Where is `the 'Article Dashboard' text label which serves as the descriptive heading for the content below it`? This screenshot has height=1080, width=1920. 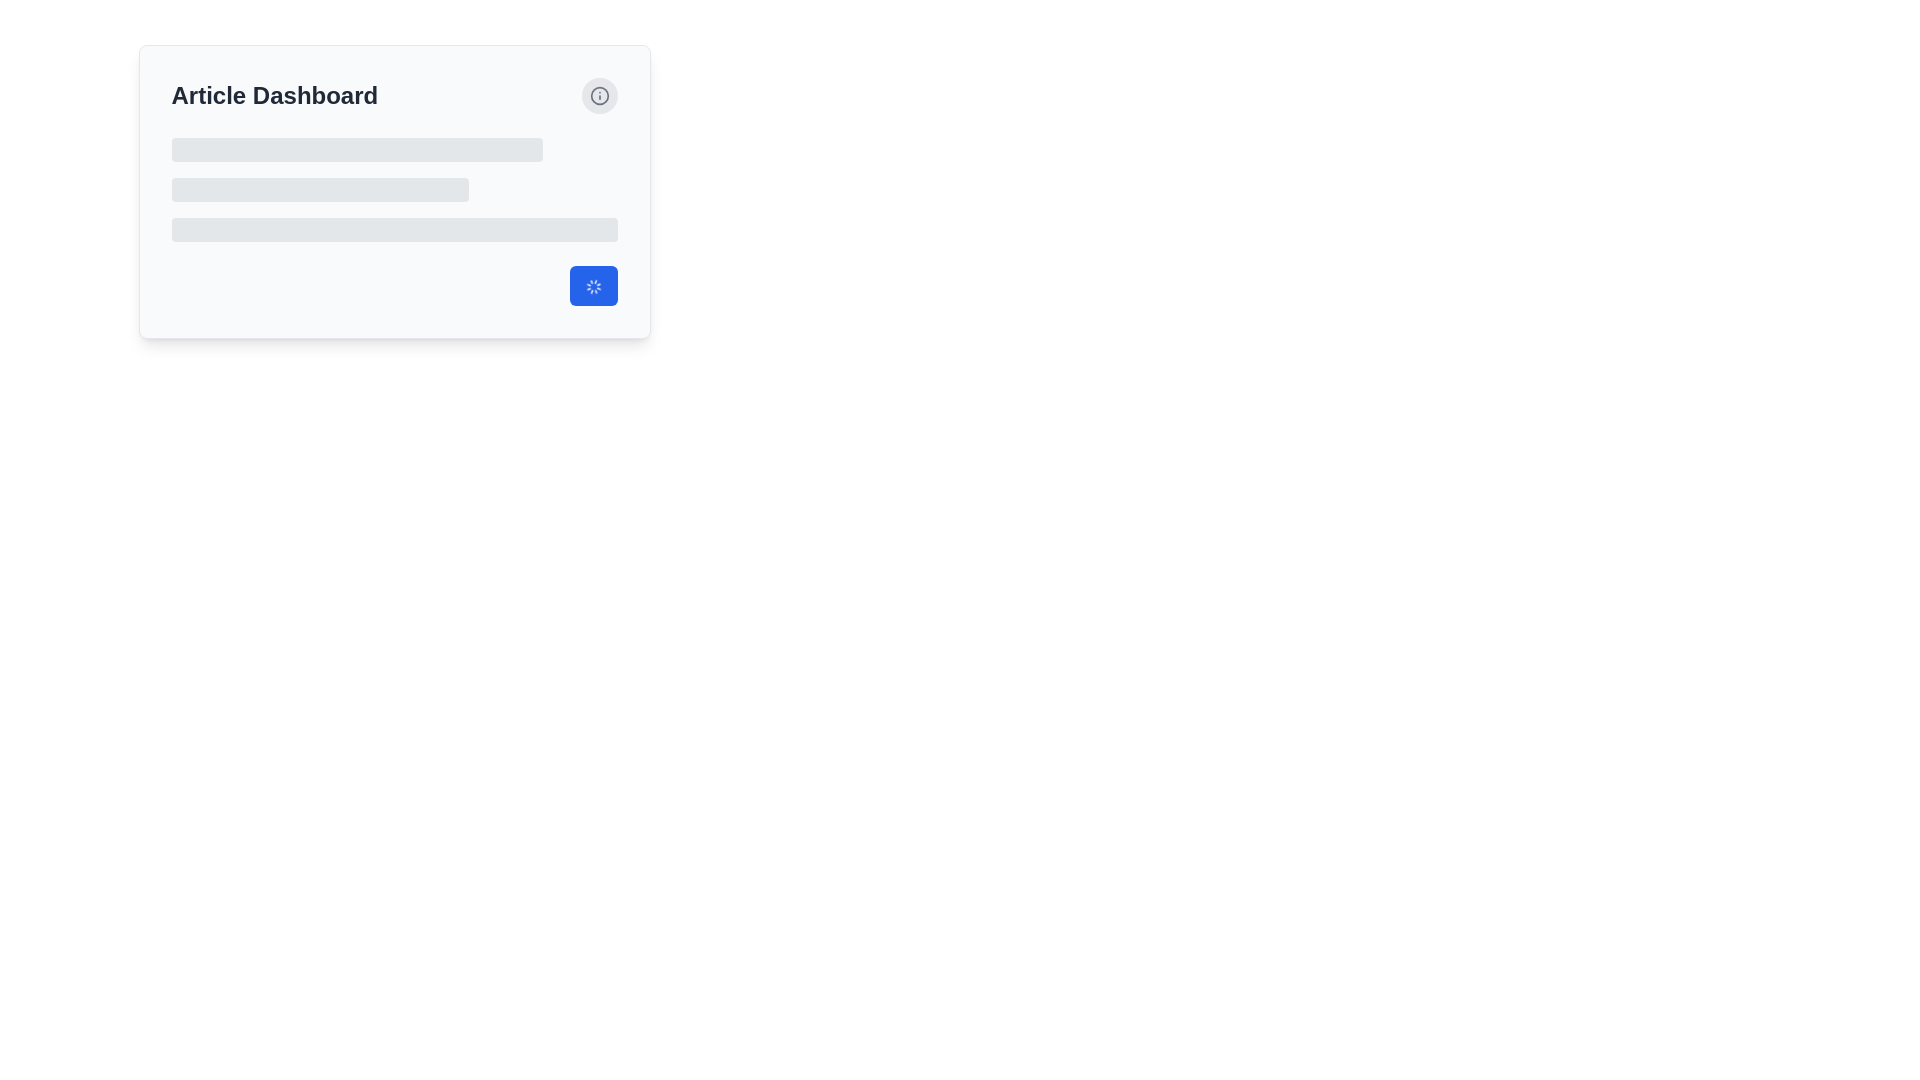
the 'Article Dashboard' text label which serves as the descriptive heading for the content below it is located at coordinates (273, 96).